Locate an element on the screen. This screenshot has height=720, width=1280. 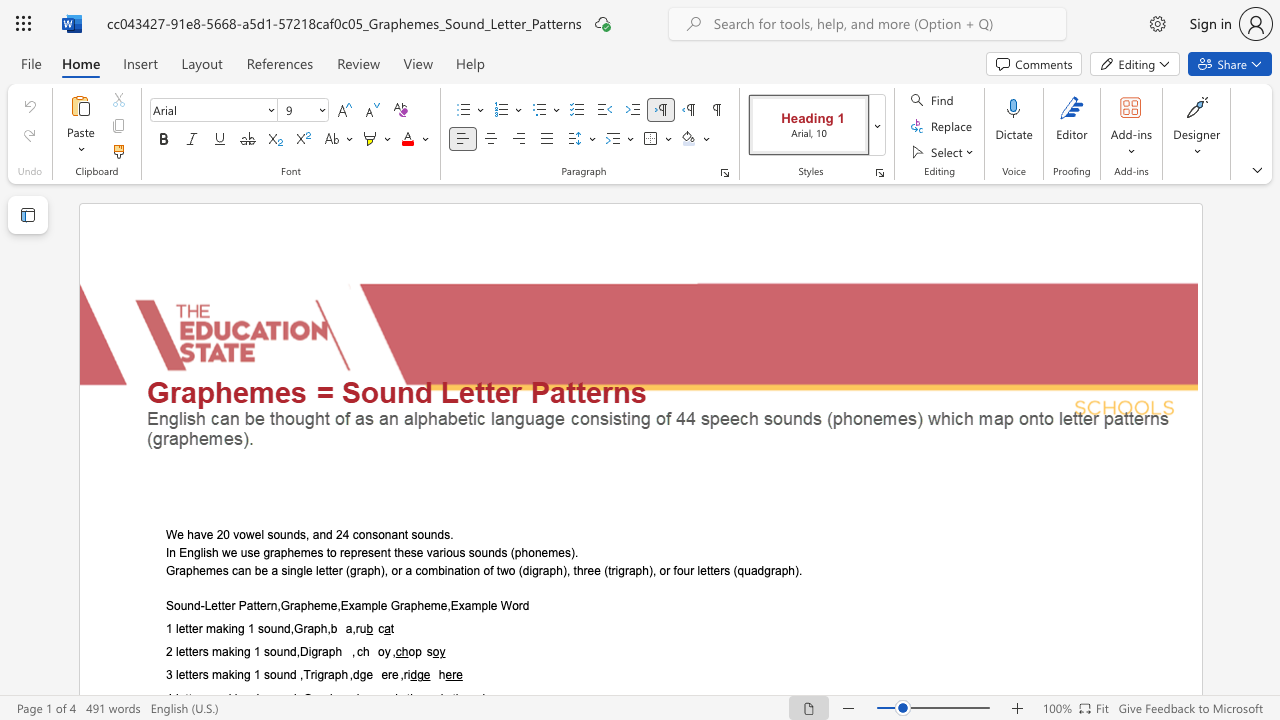
the subset text "rigraph ,dge    e" within the text "3 letters making 1 sound  ,Trigraph ,dge    ere ,ri" is located at coordinates (309, 675).